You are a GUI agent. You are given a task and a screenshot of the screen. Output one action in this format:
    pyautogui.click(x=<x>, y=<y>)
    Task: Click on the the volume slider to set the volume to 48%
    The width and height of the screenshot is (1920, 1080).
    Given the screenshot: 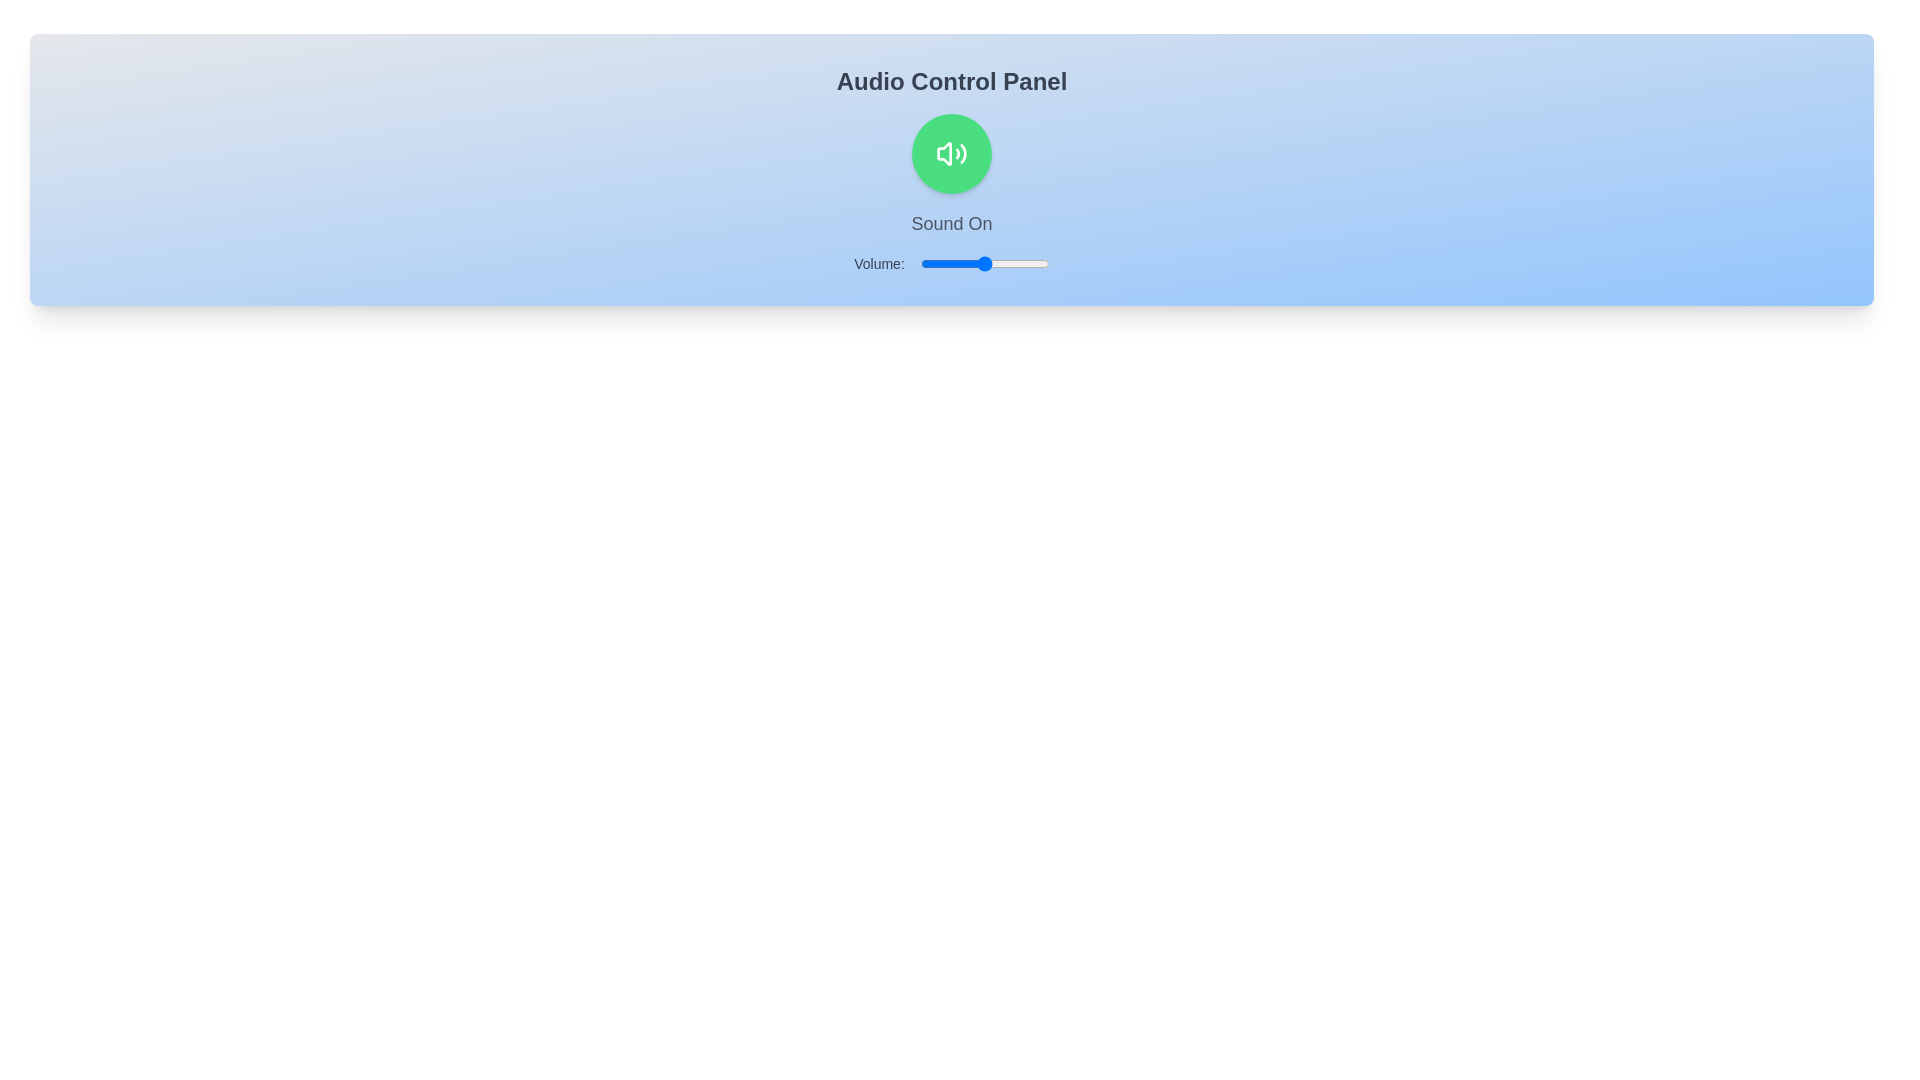 What is the action you would take?
    pyautogui.click(x=982, y=262)
    